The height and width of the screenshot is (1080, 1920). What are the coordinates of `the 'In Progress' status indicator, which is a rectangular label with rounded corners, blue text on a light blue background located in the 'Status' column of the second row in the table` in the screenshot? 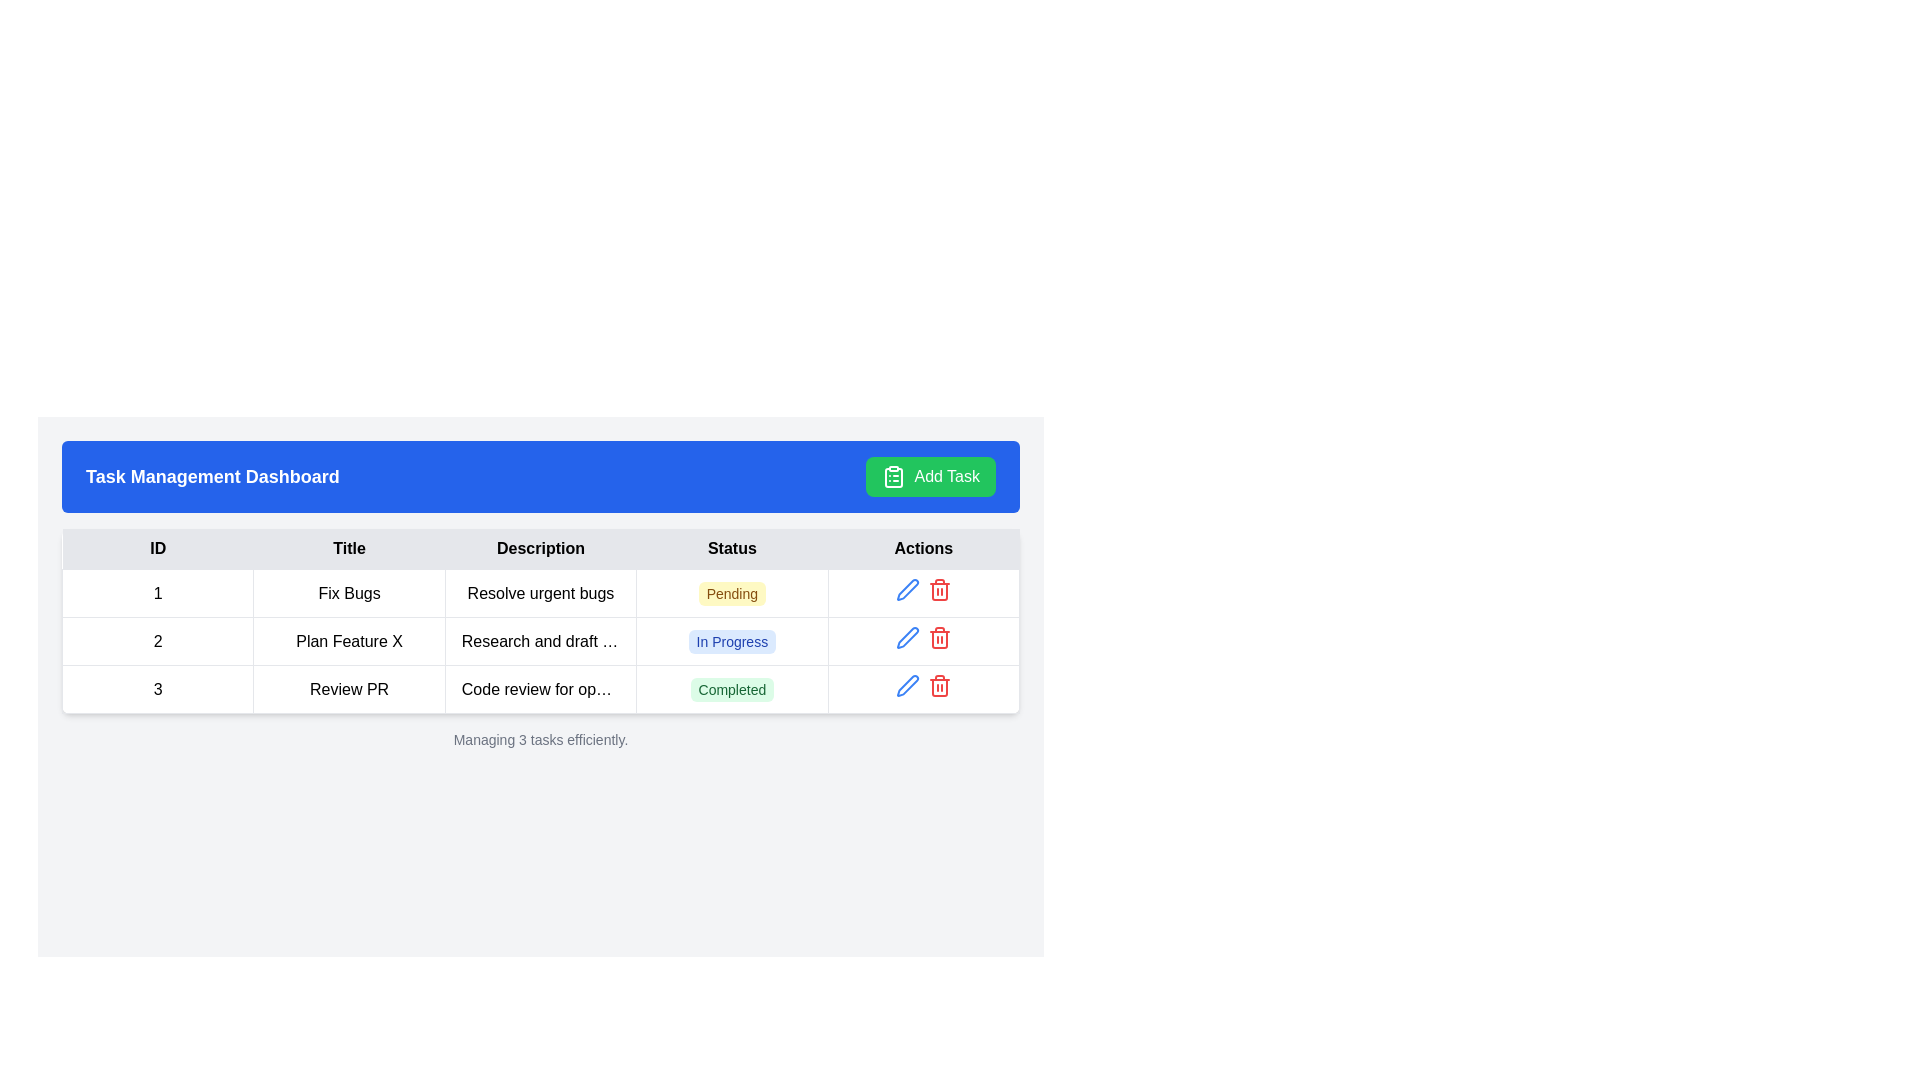 It's located at (731, 641).